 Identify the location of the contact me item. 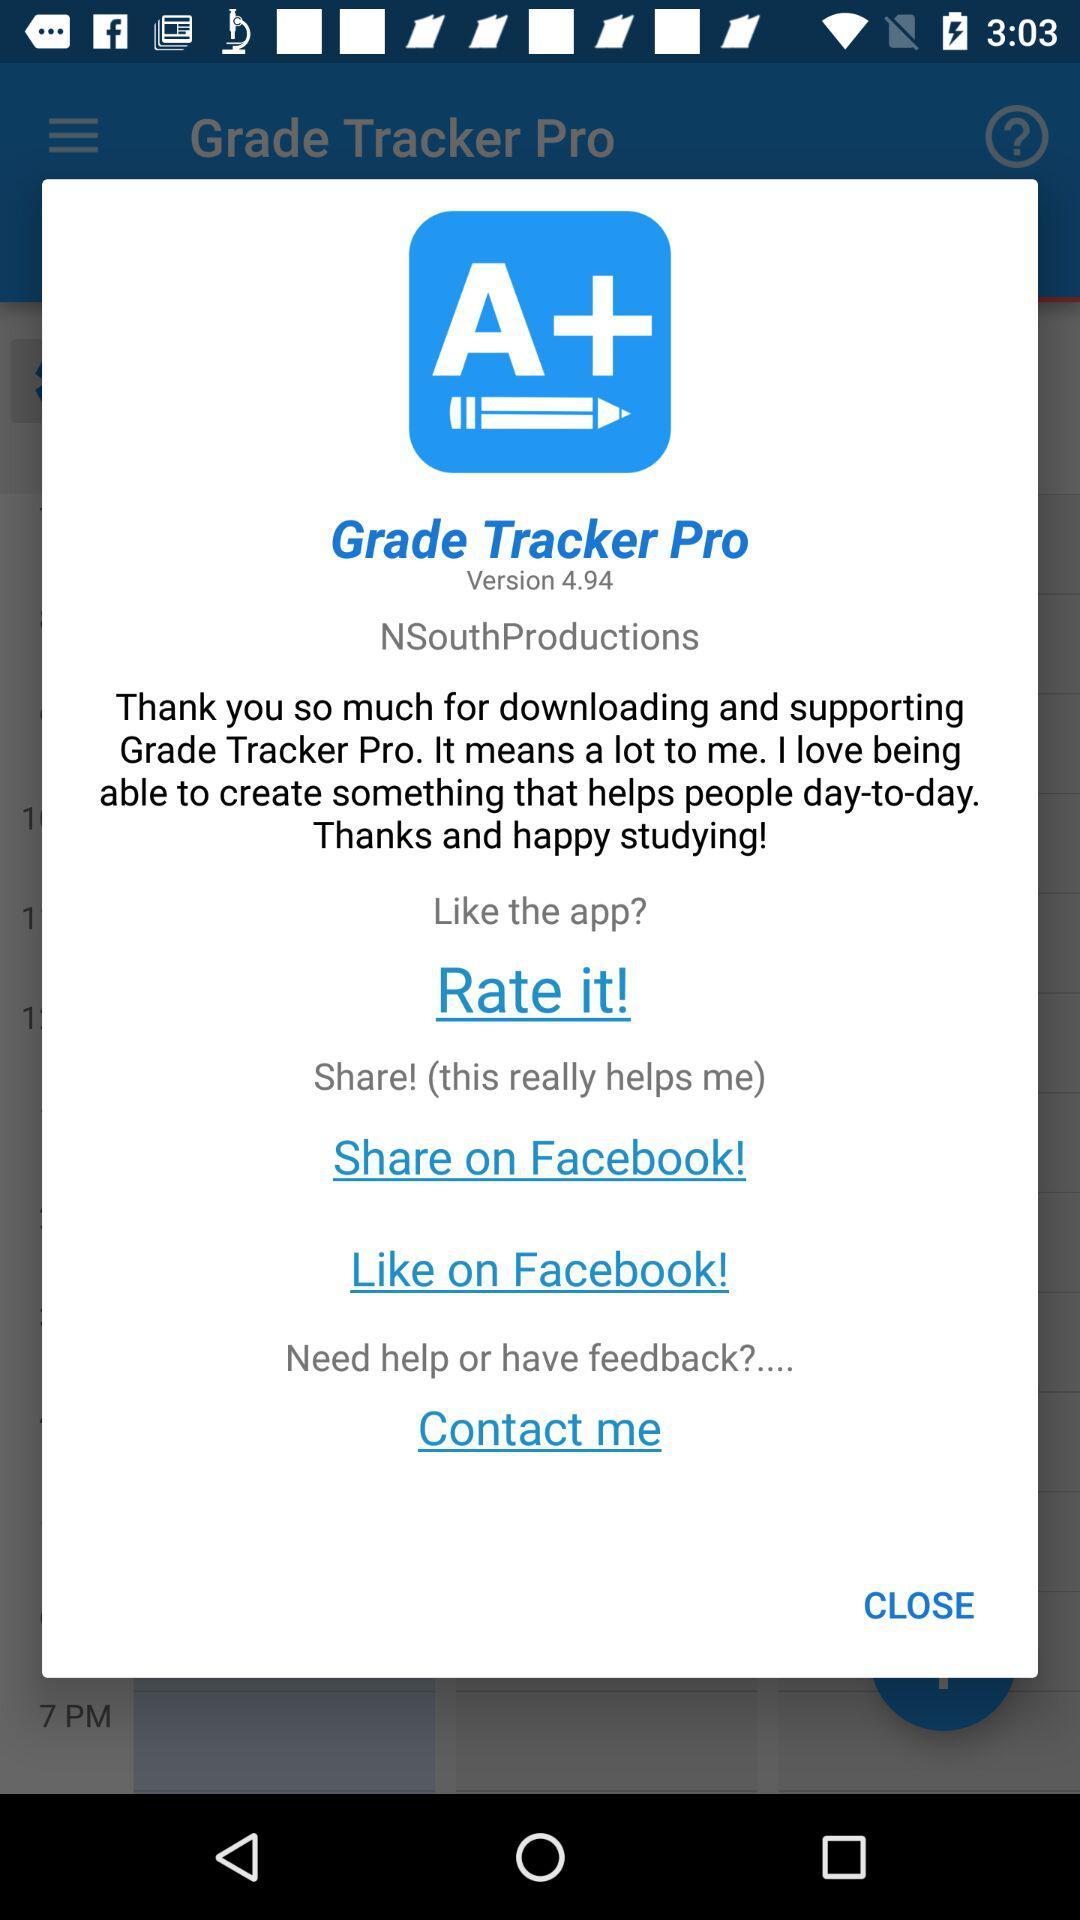
(538, 1425).